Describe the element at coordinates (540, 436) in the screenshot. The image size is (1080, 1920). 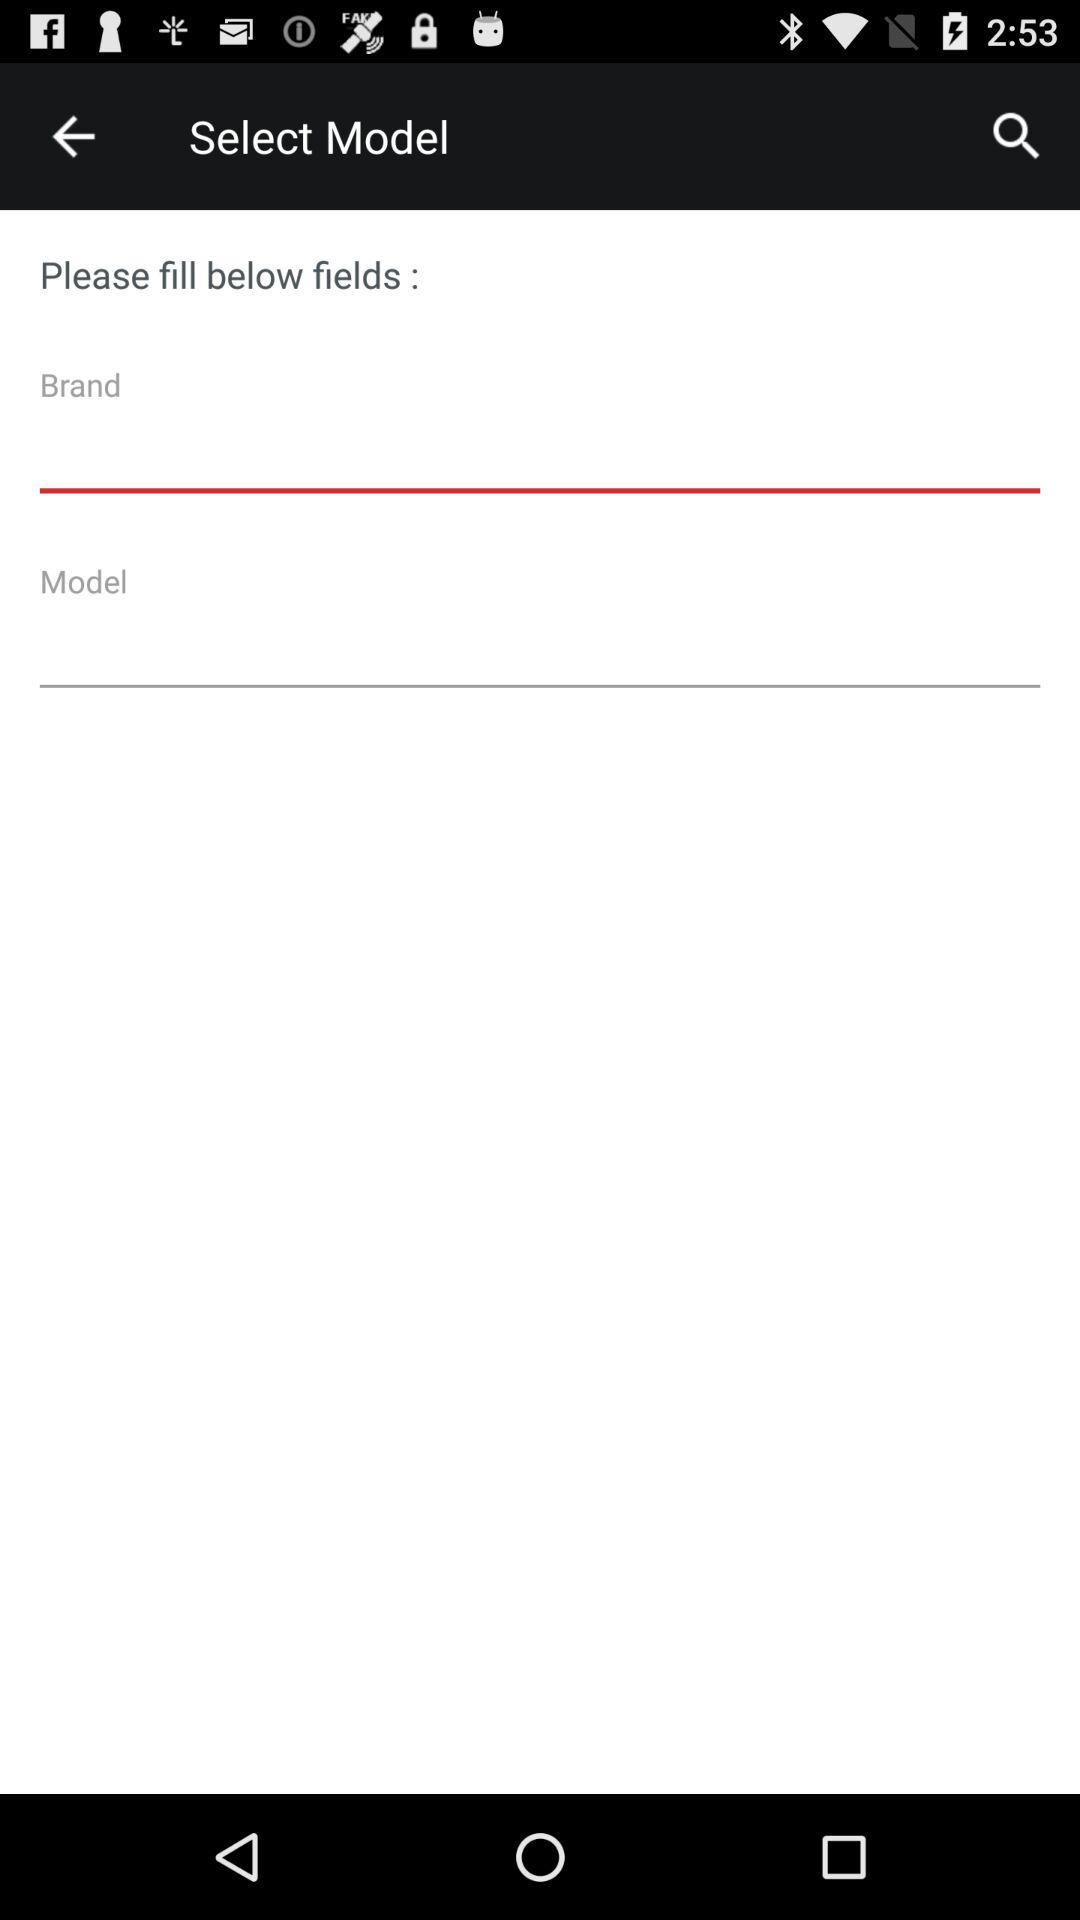
I see `type brand name` at that location.